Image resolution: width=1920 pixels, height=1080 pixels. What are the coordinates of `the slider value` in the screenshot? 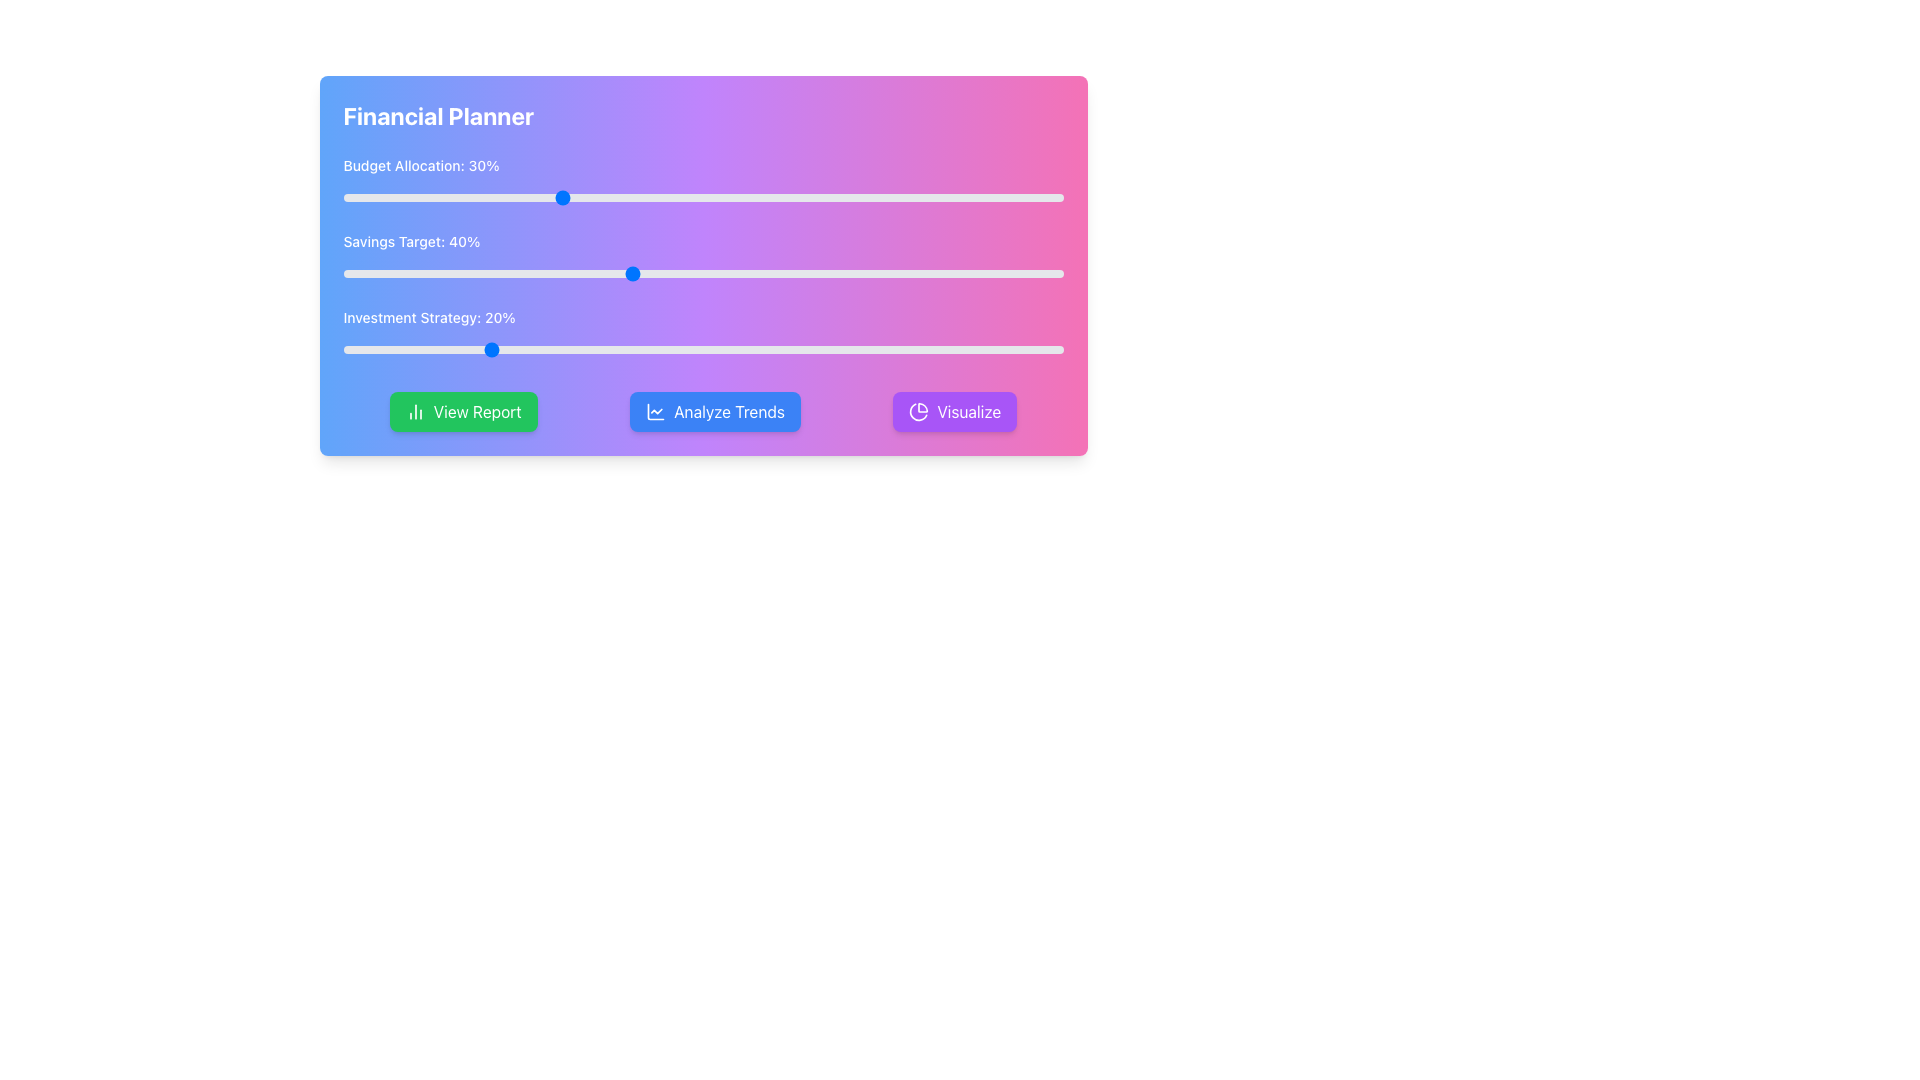 It's located at (379, 197).